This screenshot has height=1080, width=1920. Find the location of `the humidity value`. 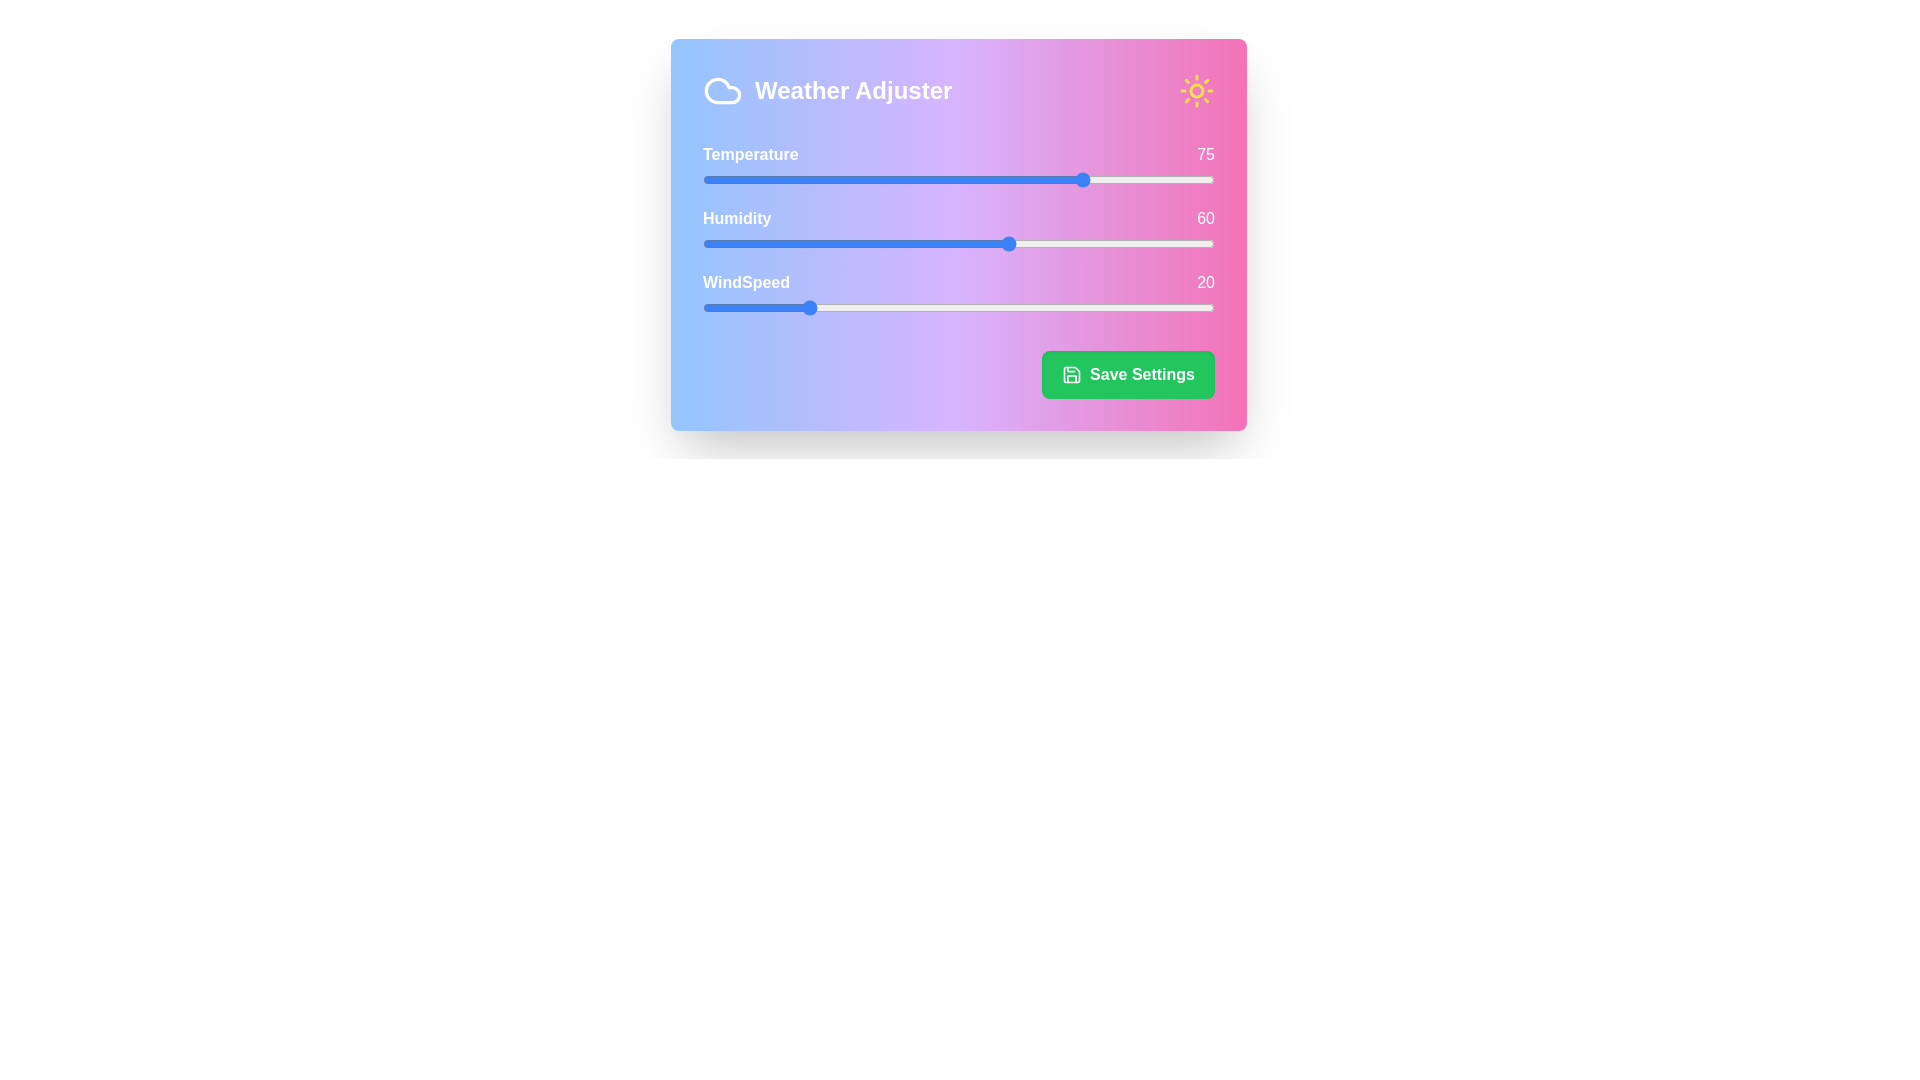

the humidity value is located at coordinates (1075, 242).